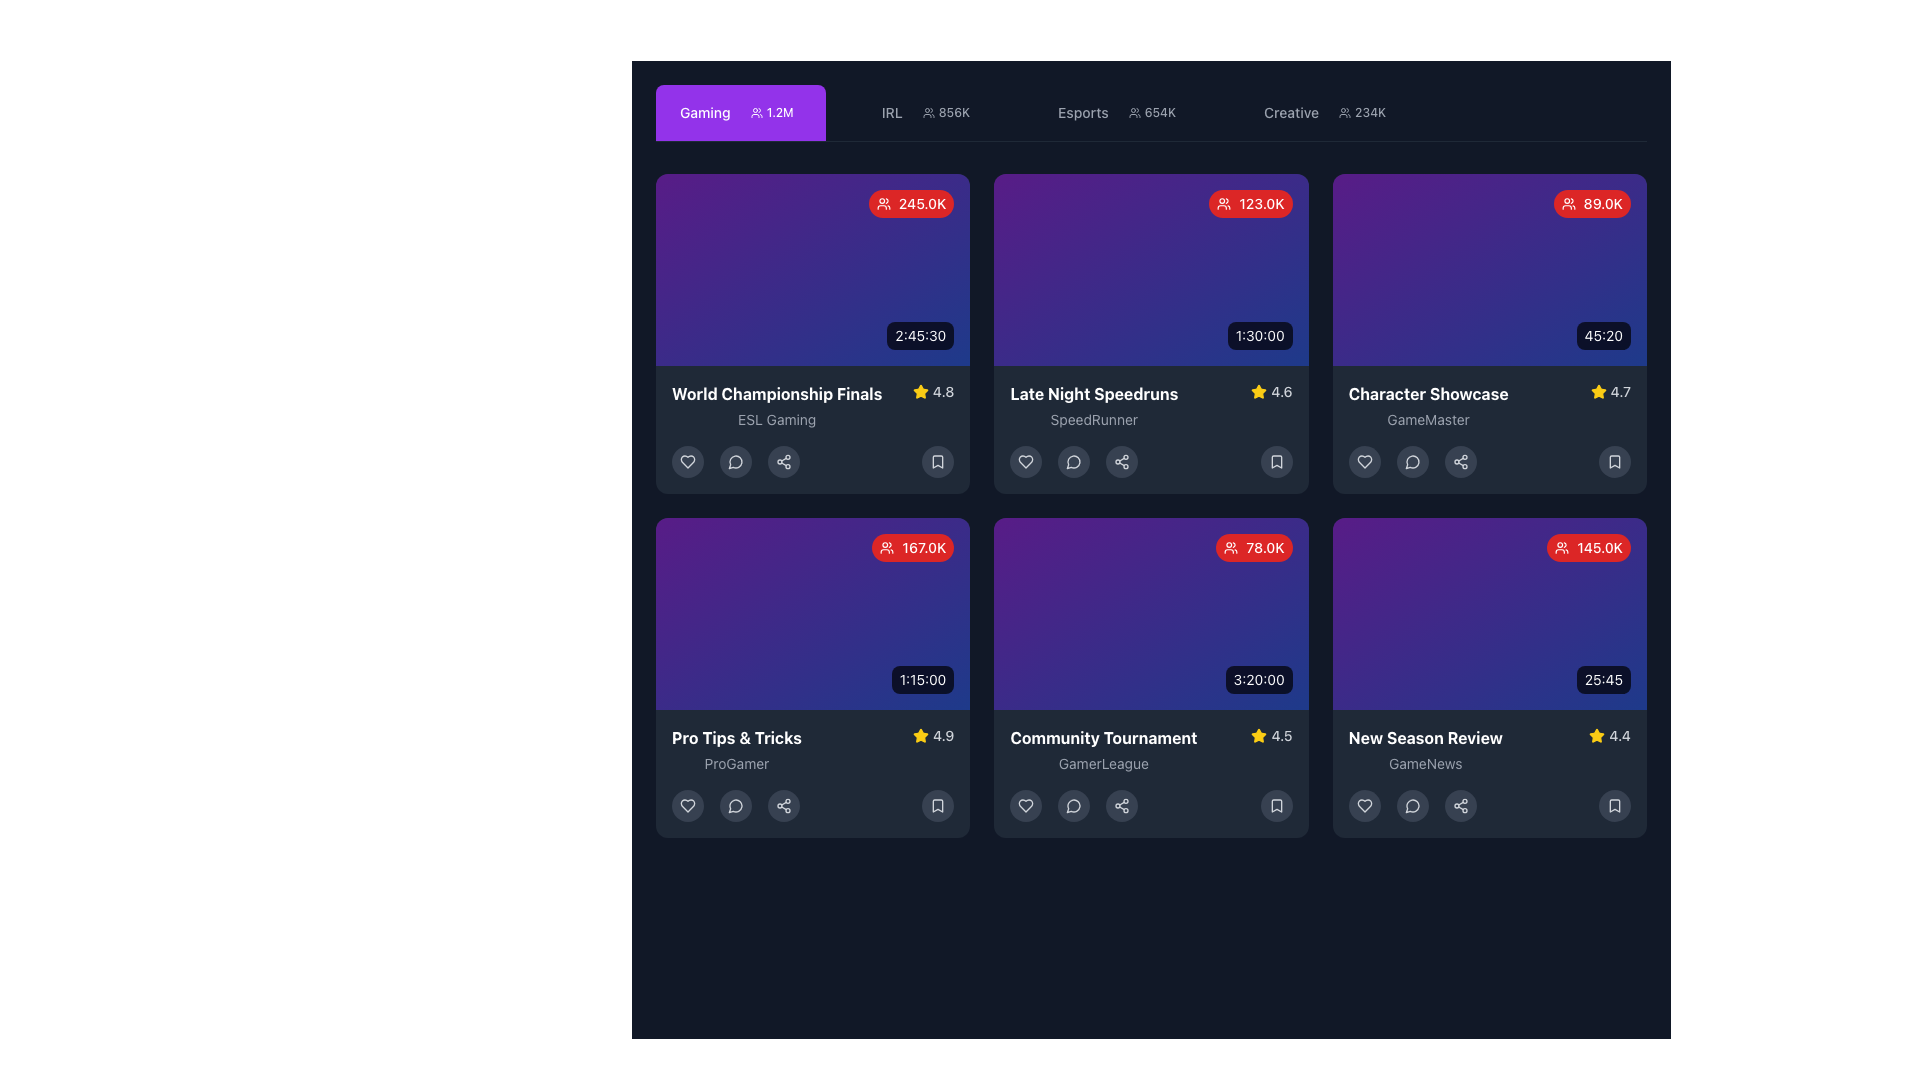  Describe the element at coordinates (919, 391) in the screenshot. I see `the stylized yellow star icon located in the fourth card of the topmost row in the grid layout, which represents a rating mechanism` at that location.